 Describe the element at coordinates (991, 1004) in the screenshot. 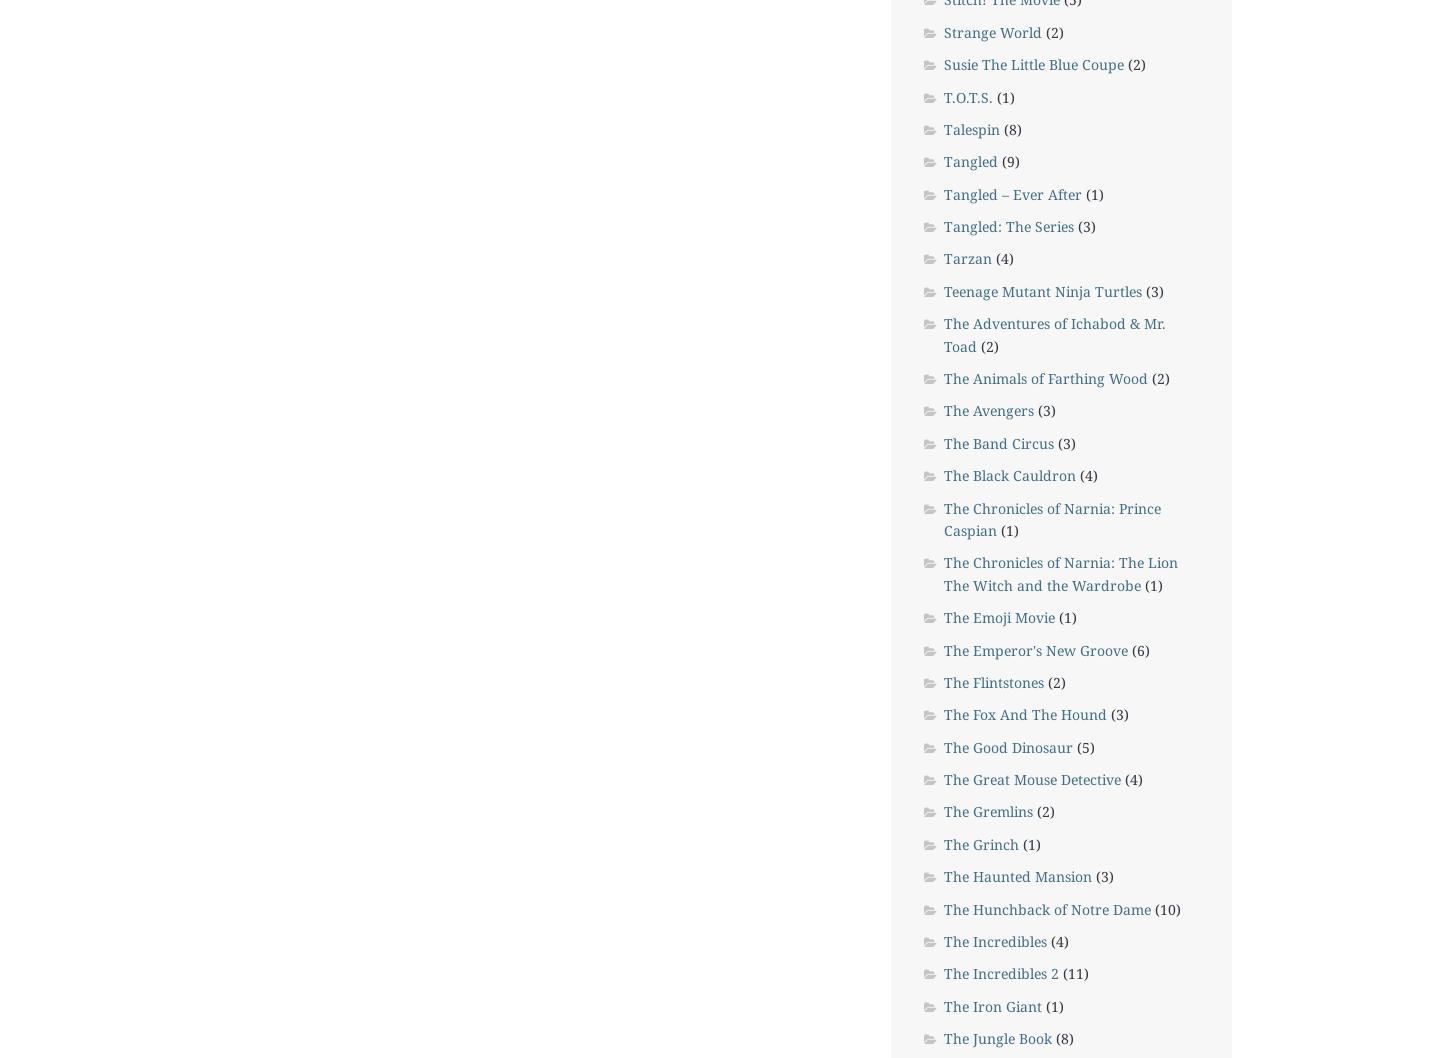

I see `'The Iron Giant'` at that location.